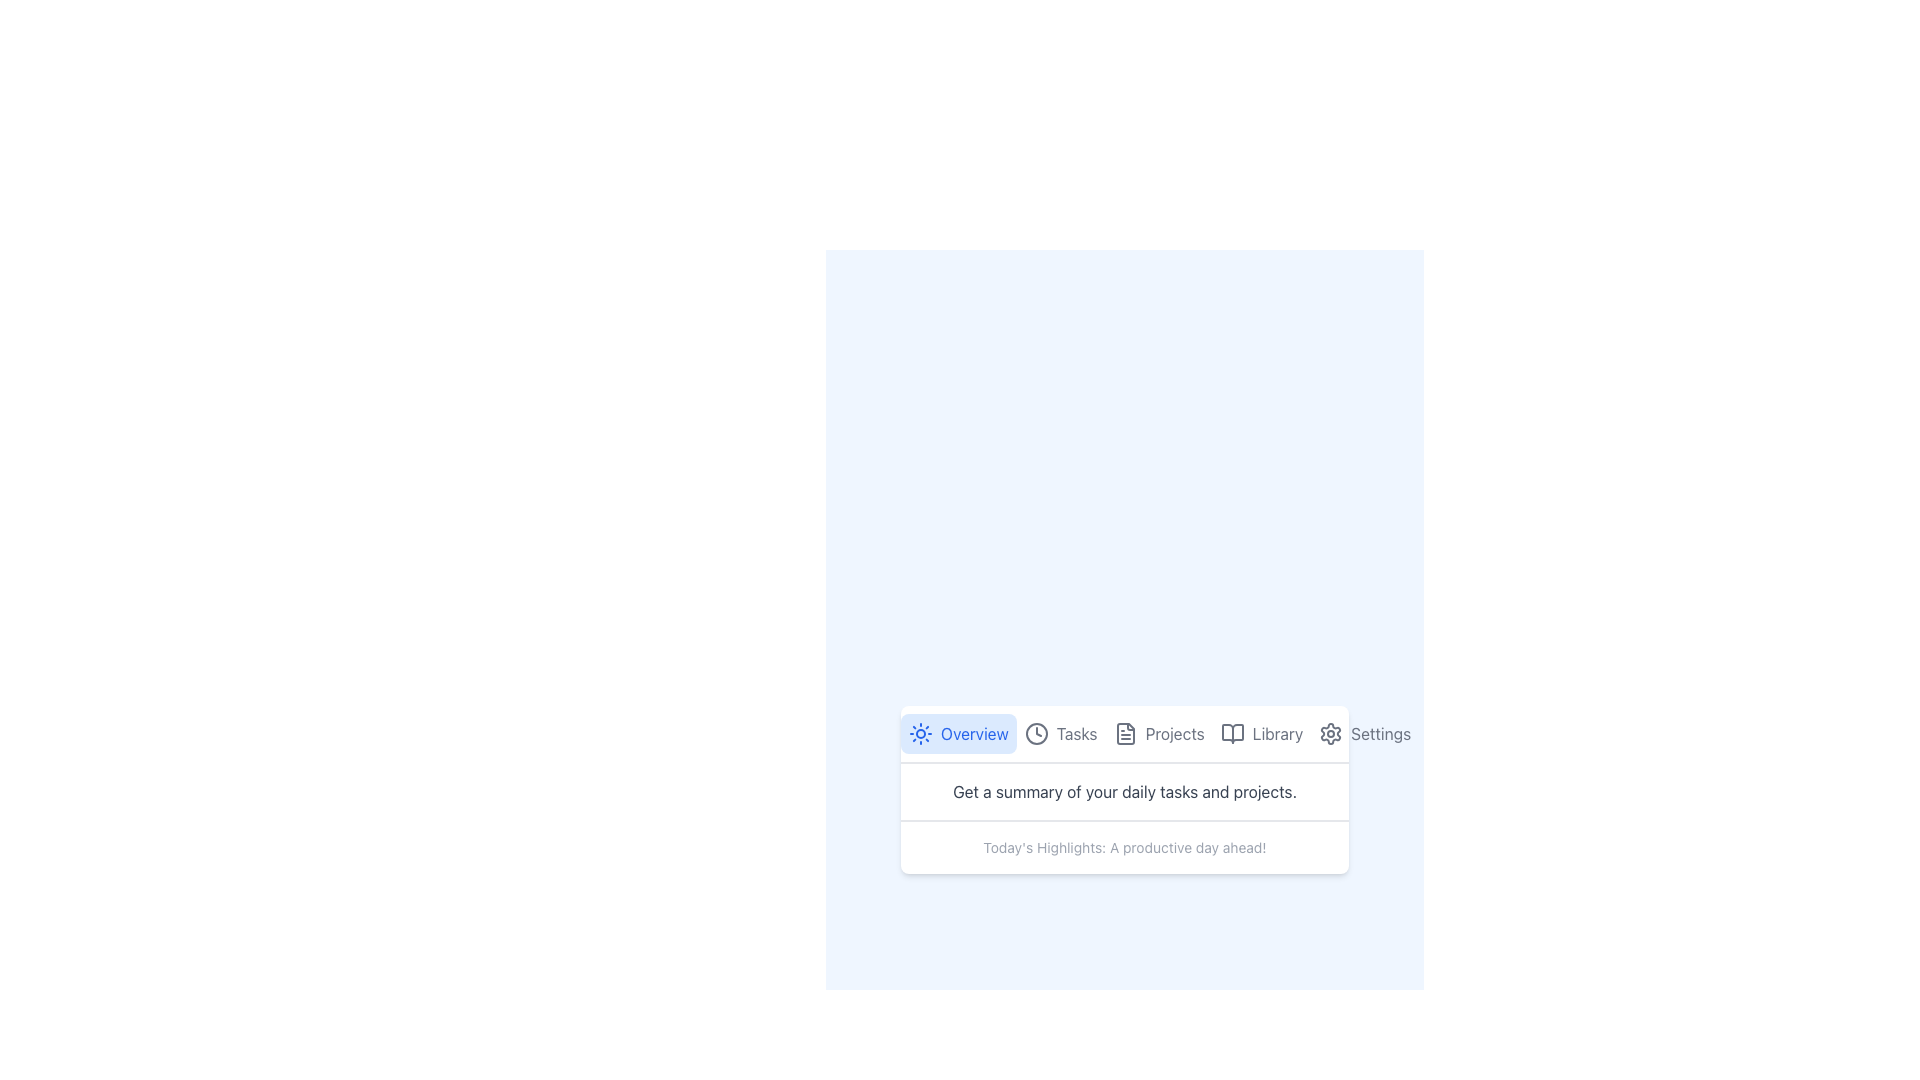 Image resolution: width=1920 pixels, height=1080 pixels. Describe the element at coordinates (920, 733) in the screenshot. I see `the Overview icon located in the top-left horizontal navigation bar` at that location.